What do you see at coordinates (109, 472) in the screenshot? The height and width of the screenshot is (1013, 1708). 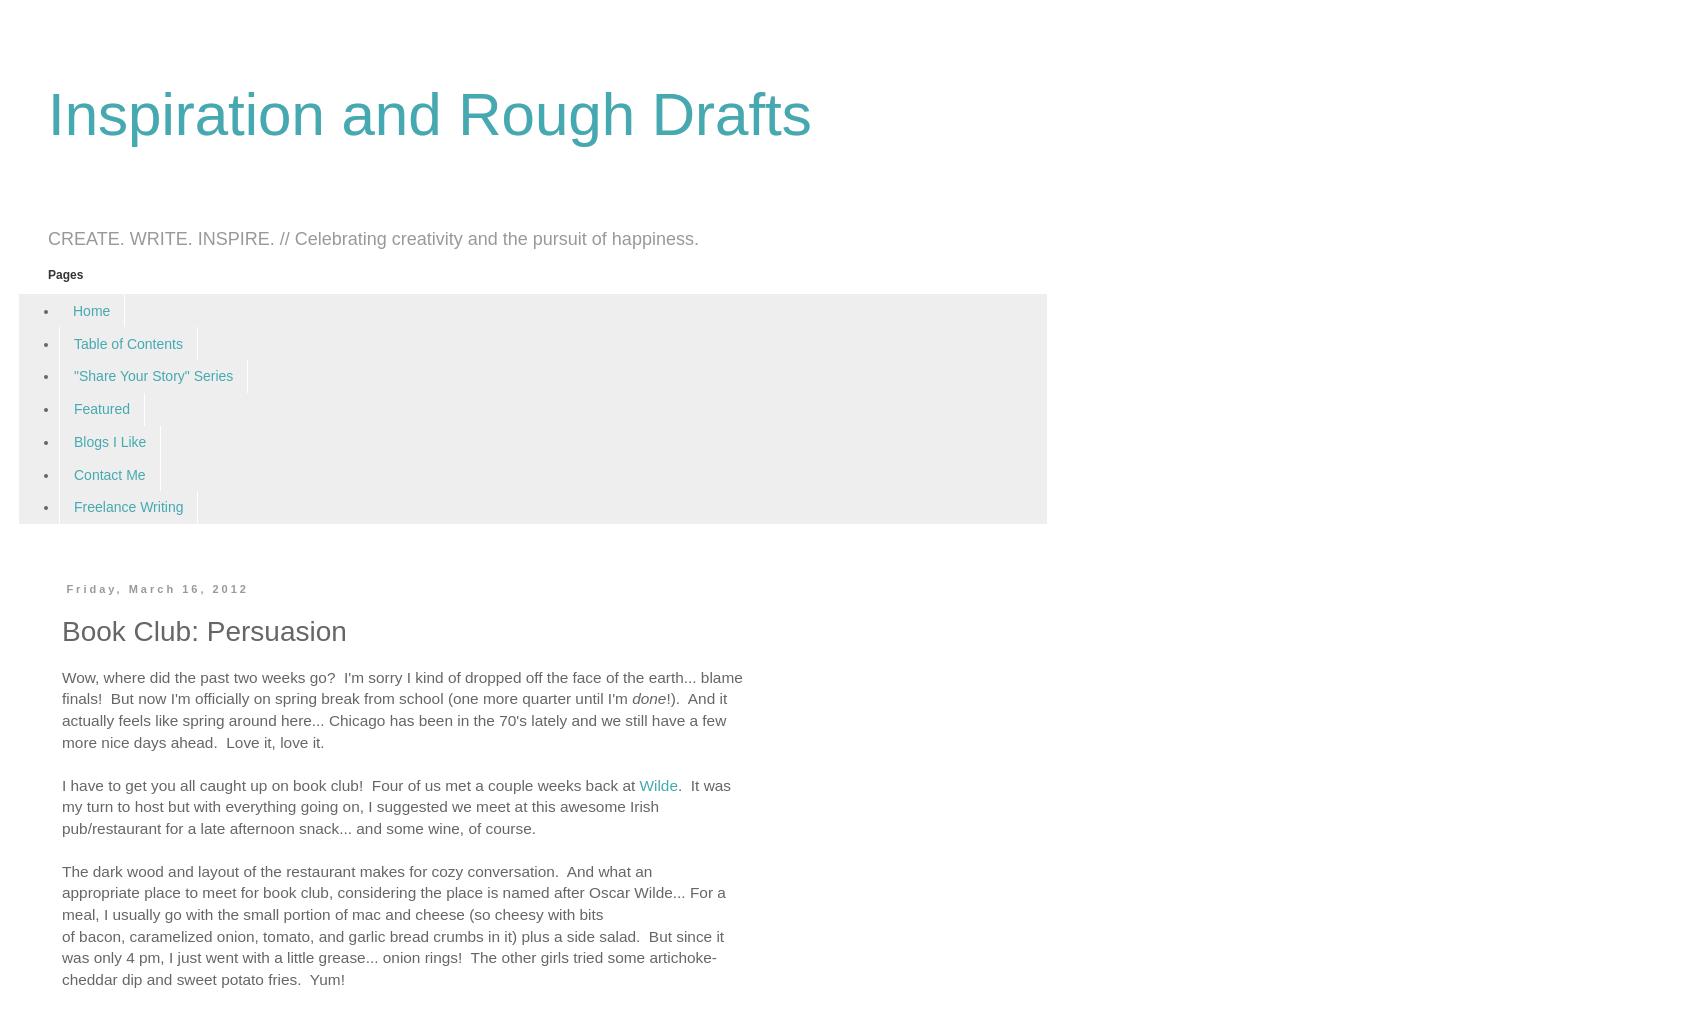 I see `'Contact Me'` at bounding box center [109, 472].